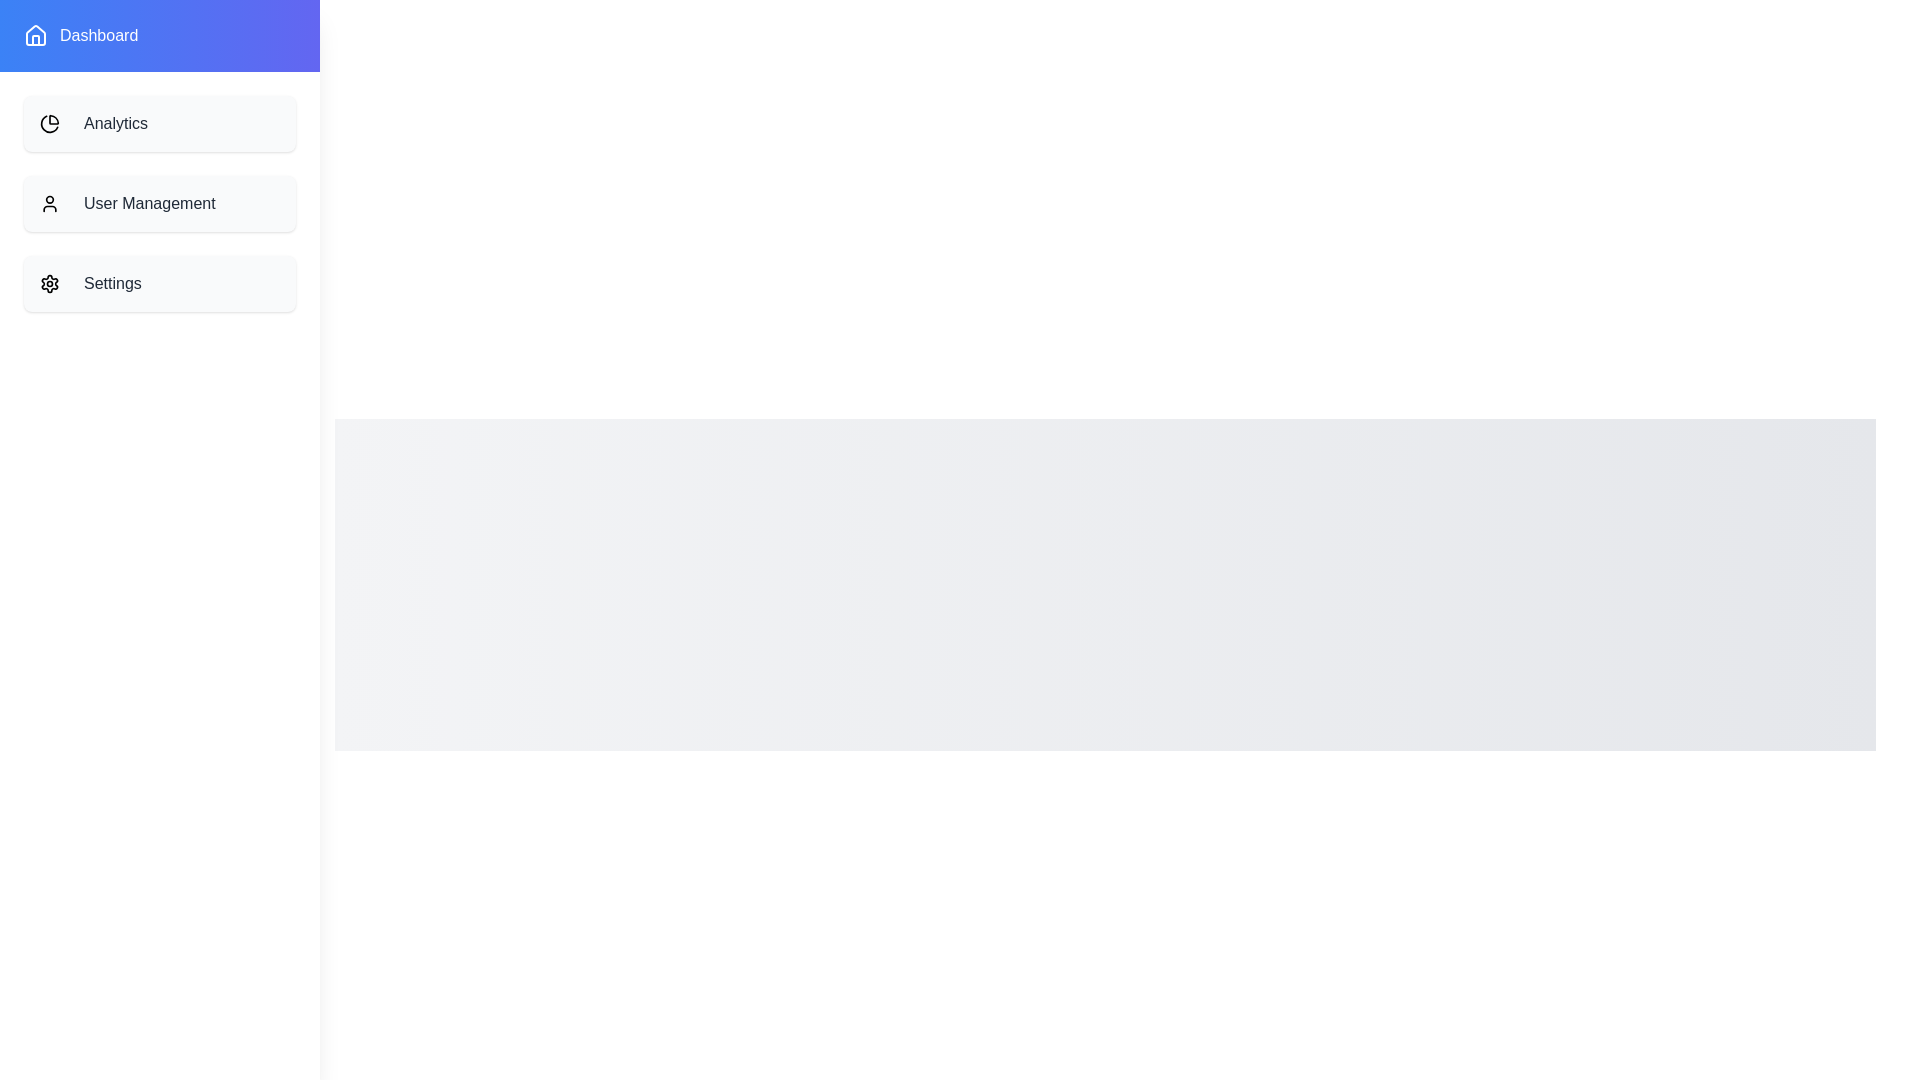 This screenshot has height=1080, width=1920. I want to click on the 'Analytics' item in the DashboardDrawer, so click(158, 123).